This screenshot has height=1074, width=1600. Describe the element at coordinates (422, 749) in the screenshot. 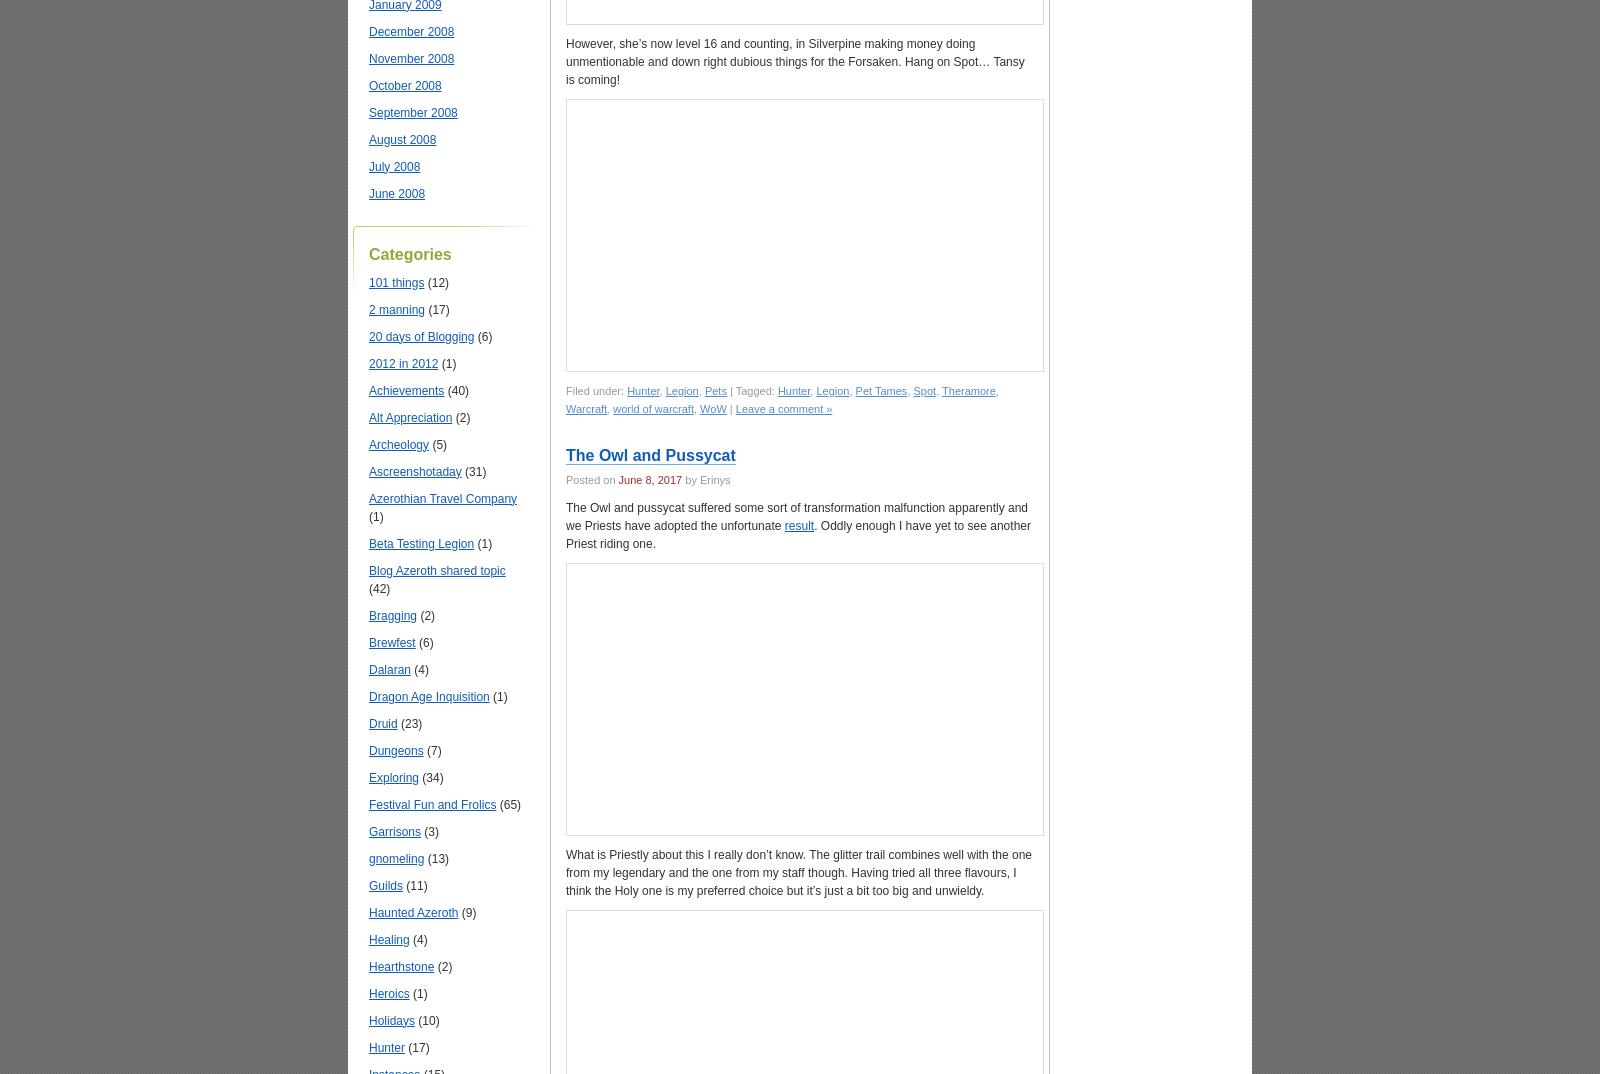

I see `'(7)'` at that location.